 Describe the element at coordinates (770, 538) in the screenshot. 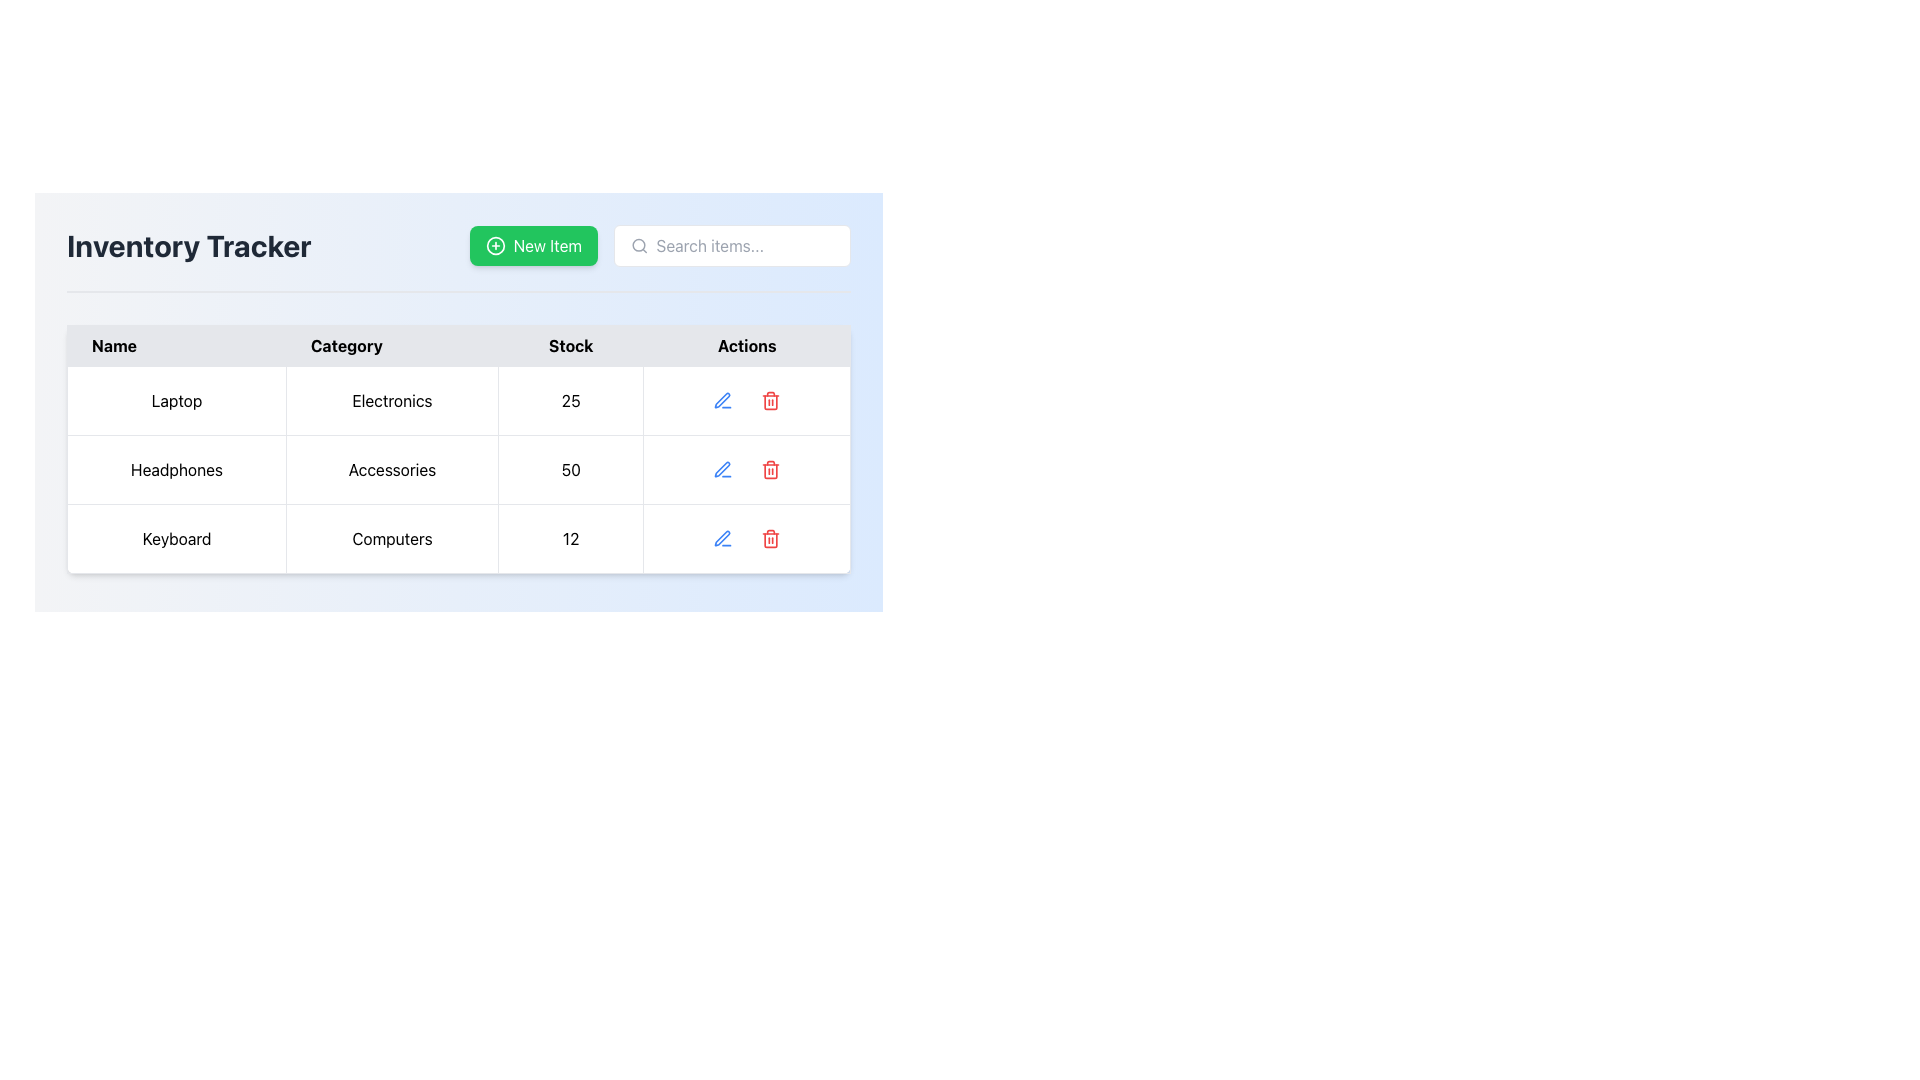

I see `the delete icon located in the 'Actions' column of the last row in the table` at that location.